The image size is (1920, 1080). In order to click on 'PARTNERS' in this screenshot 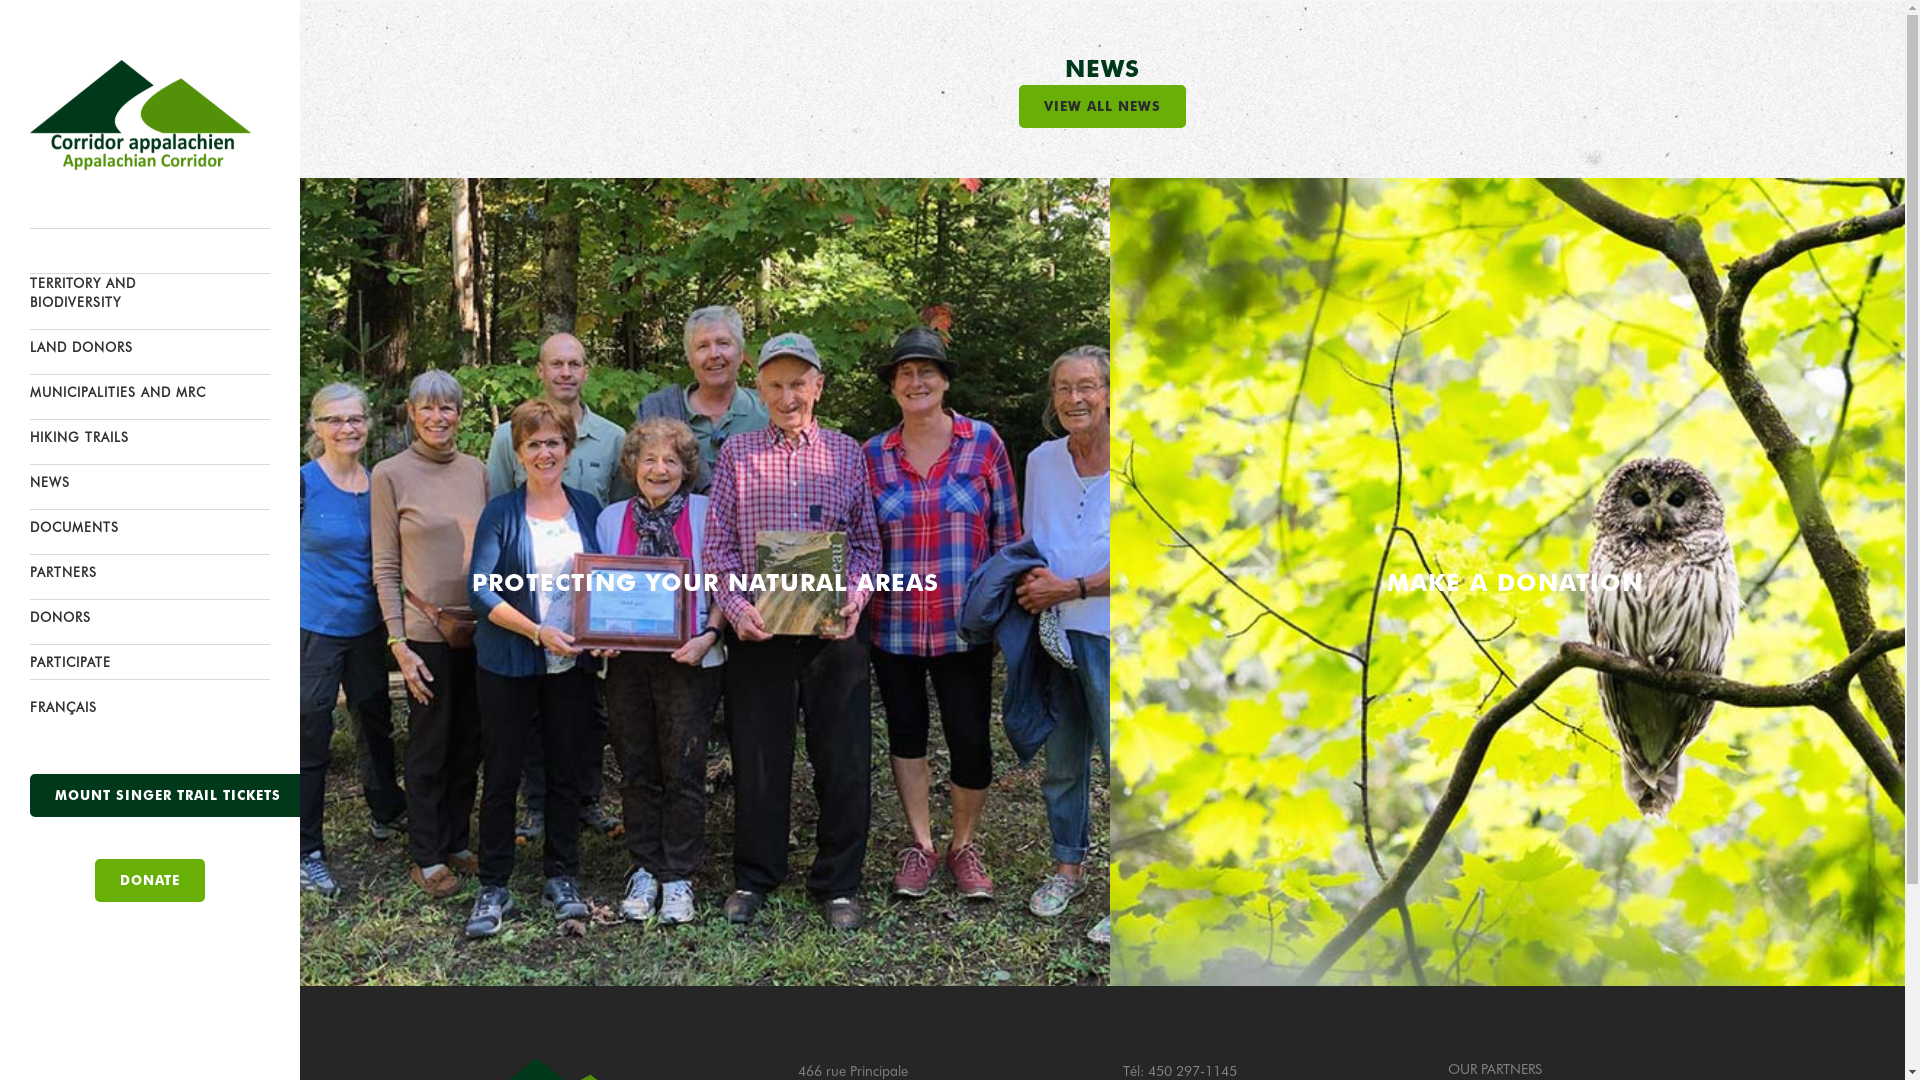, I will do `click(148, 571)`.